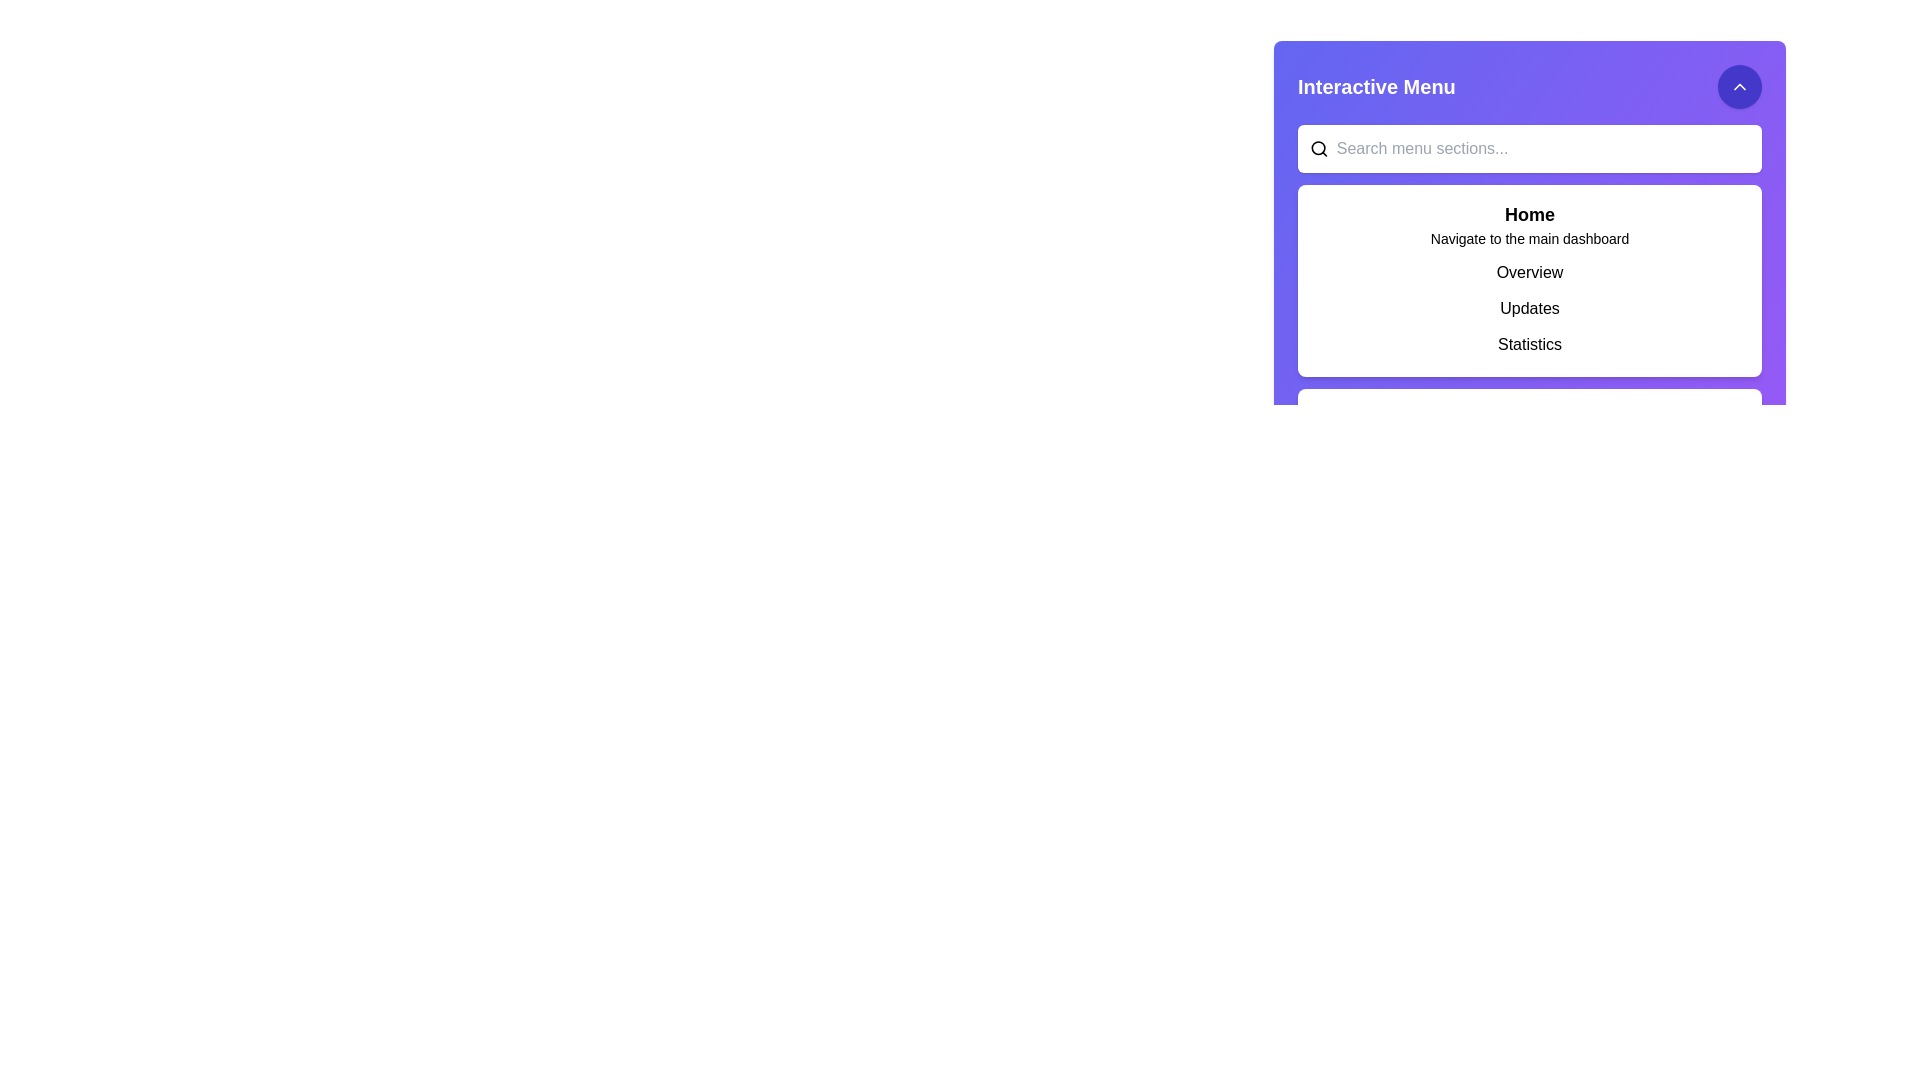 The width and height of the screenshot is (1920, 1080). I want to click on the 'Home' card in the Interactive Menu, so click(1529, 211).